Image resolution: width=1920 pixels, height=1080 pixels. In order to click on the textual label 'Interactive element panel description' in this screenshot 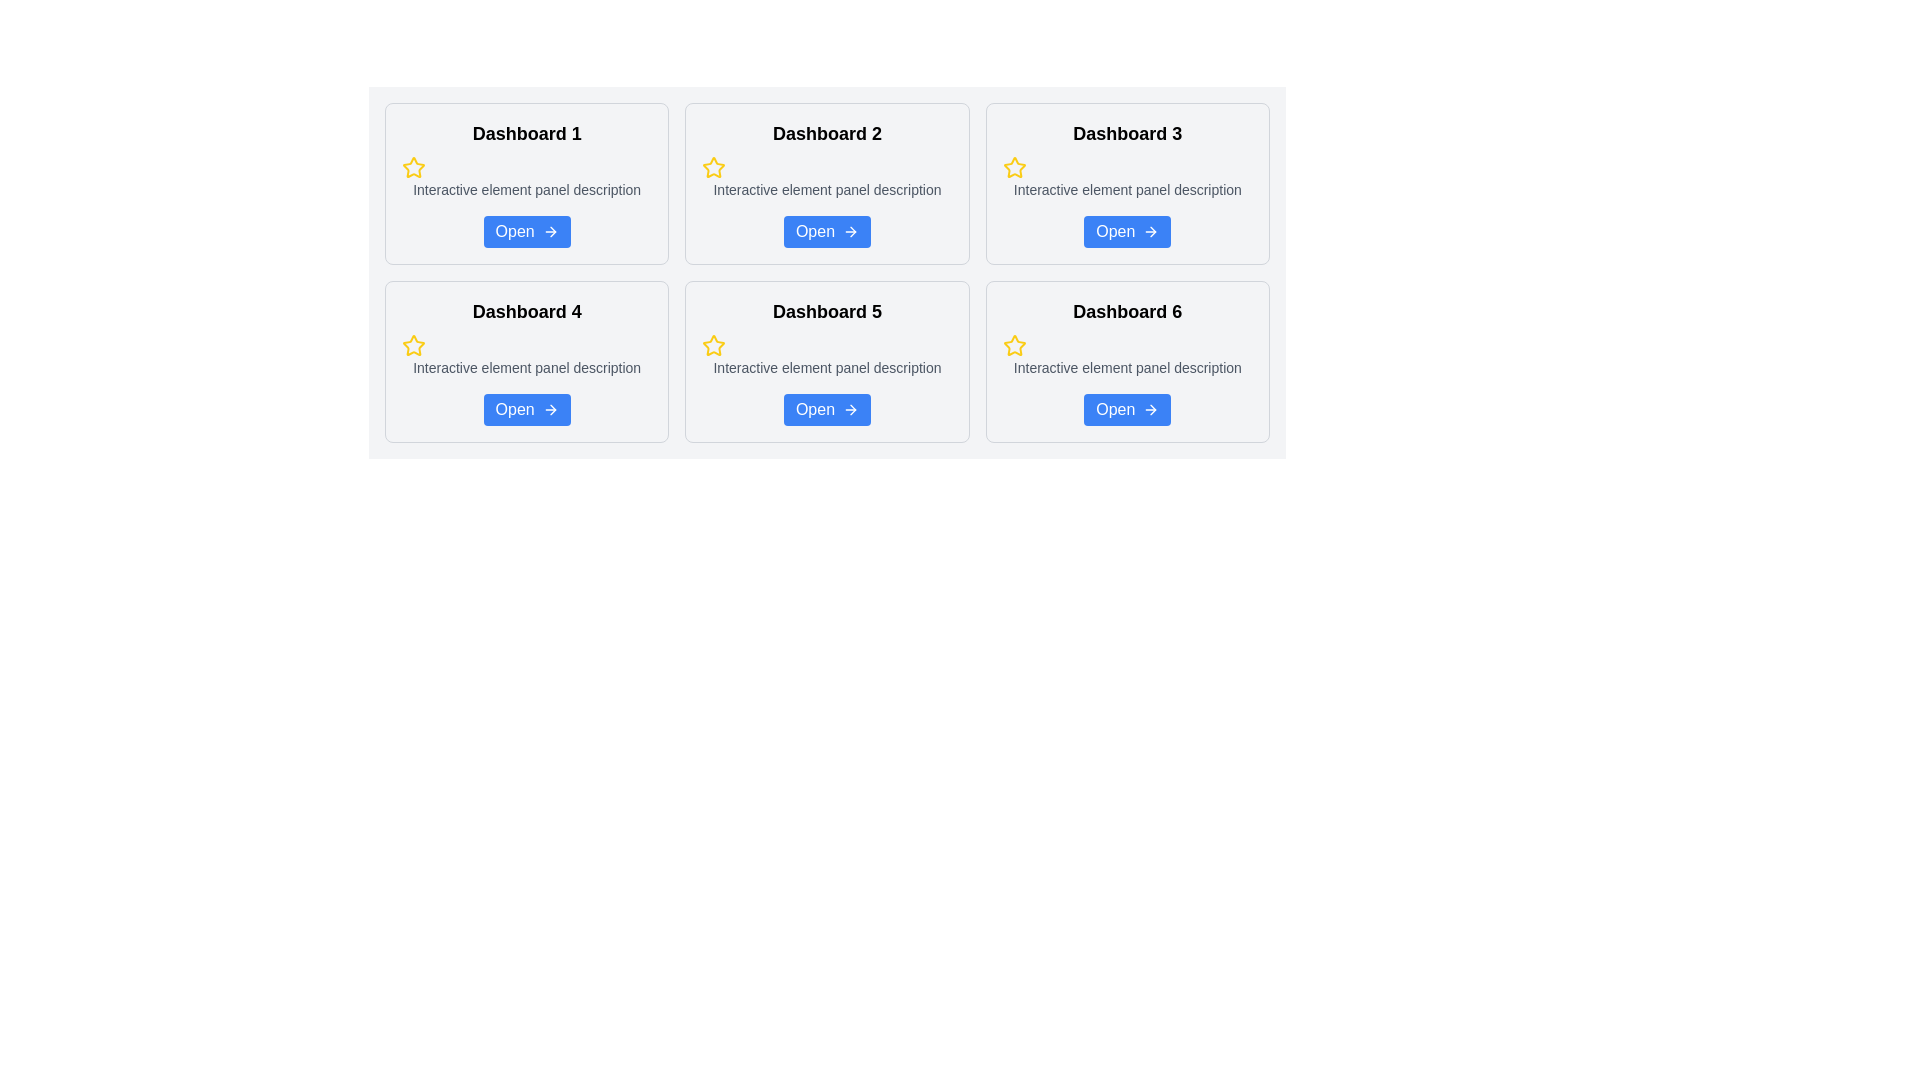, I will do `click(827, 189)`.